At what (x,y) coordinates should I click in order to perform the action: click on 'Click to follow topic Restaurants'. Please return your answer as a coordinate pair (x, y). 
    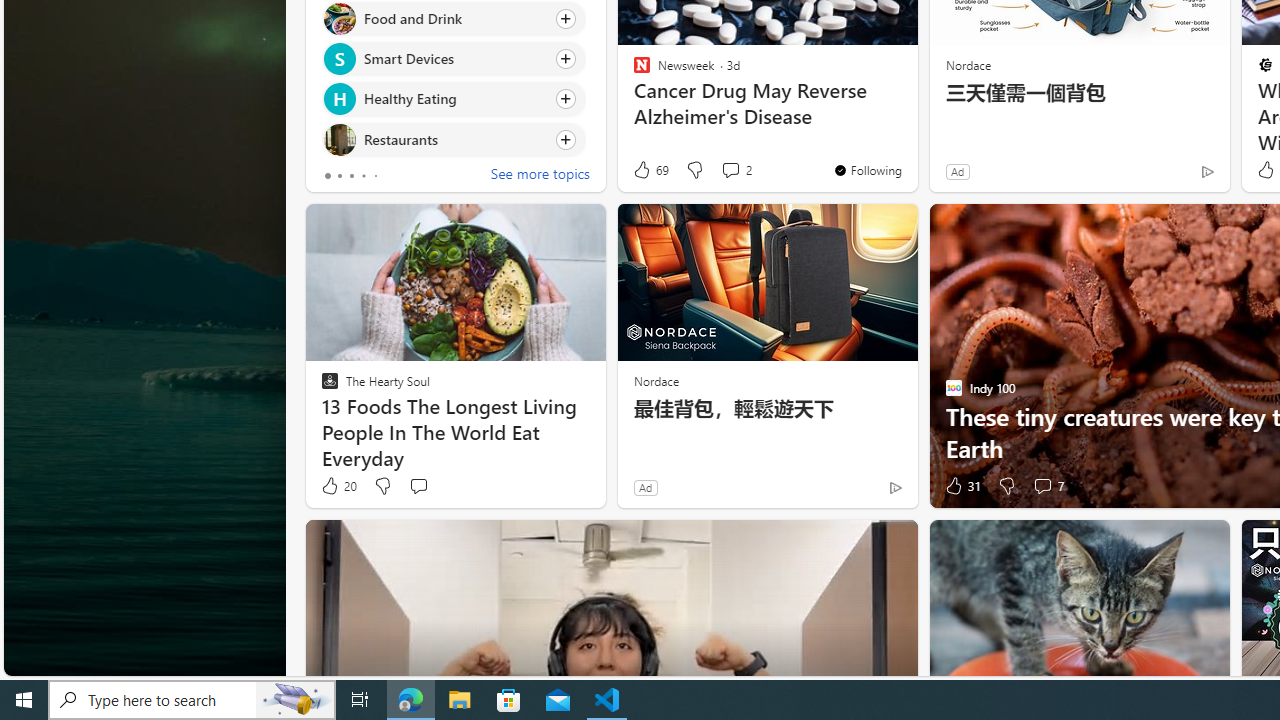
    Looking at the image, I should click on (452, 138).